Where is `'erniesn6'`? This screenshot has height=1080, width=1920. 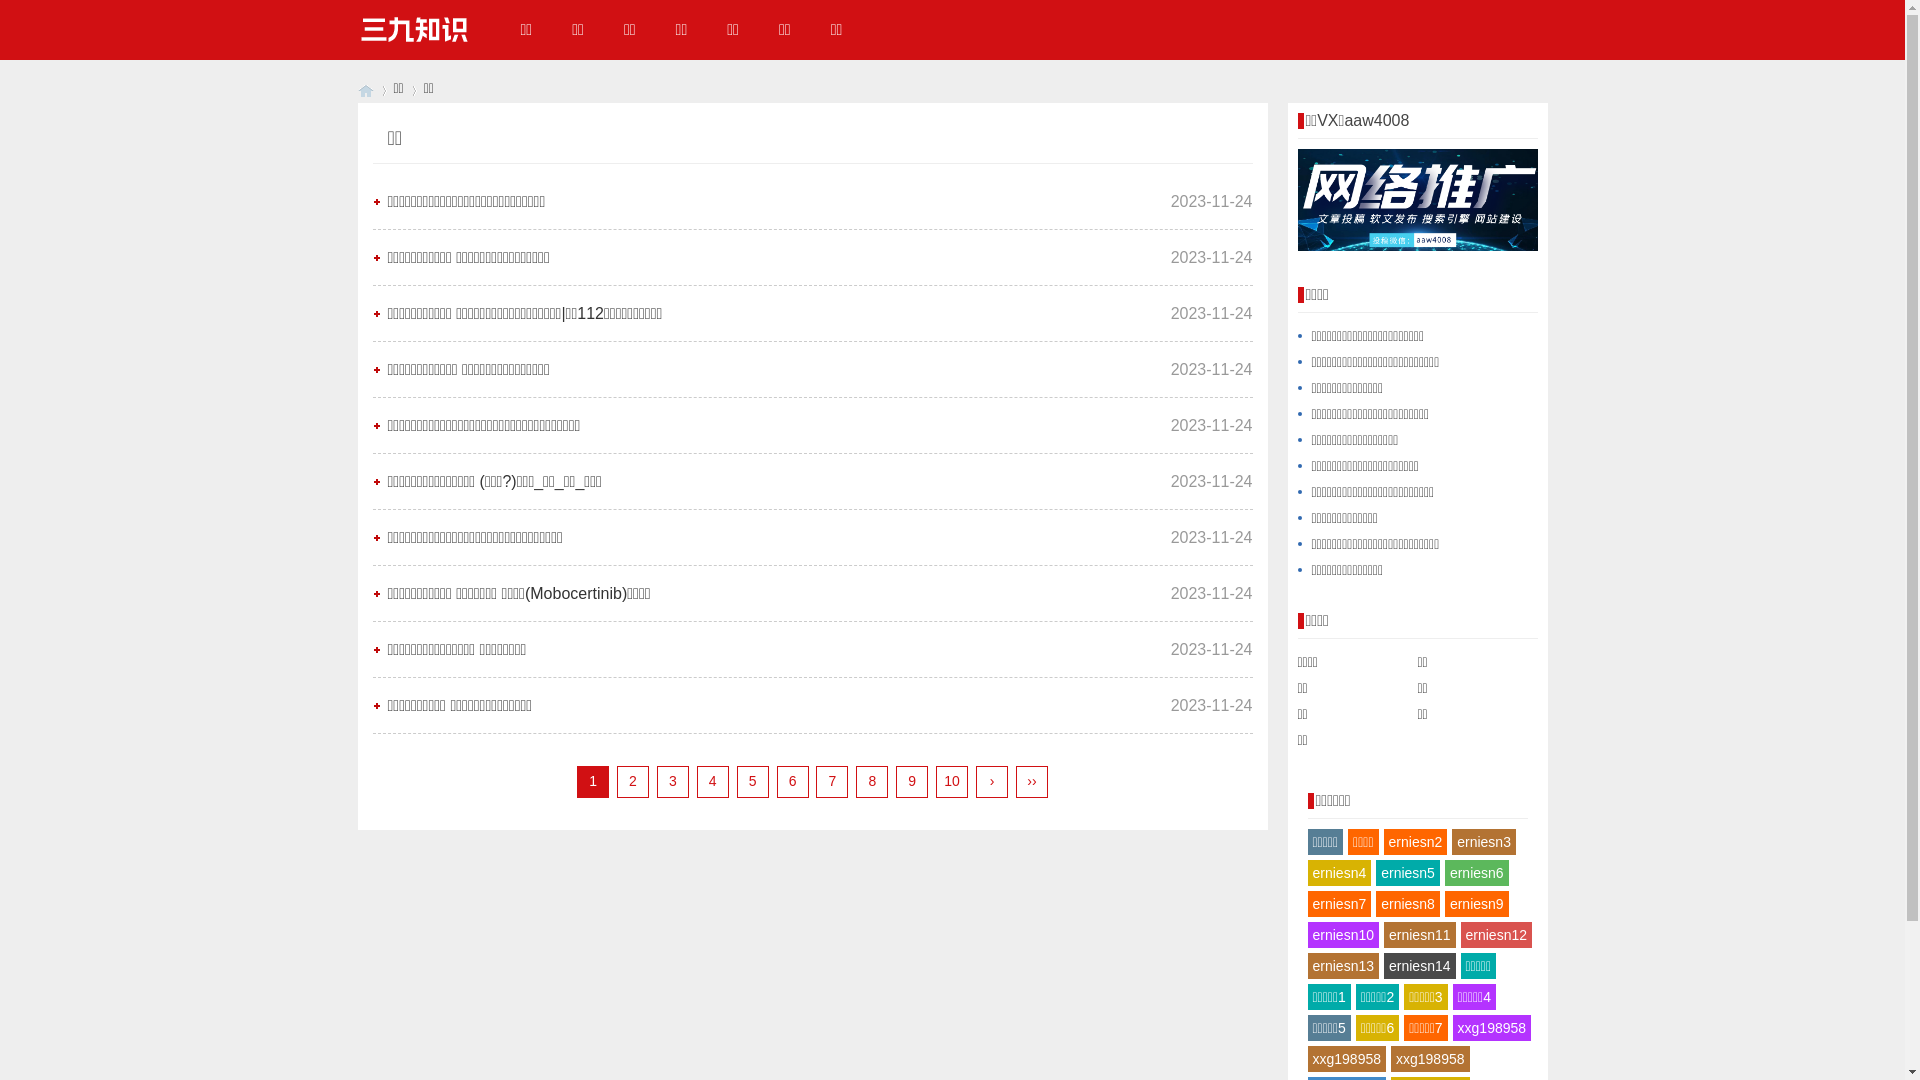
'erniesn6' is located at coordinates (1444, 871).